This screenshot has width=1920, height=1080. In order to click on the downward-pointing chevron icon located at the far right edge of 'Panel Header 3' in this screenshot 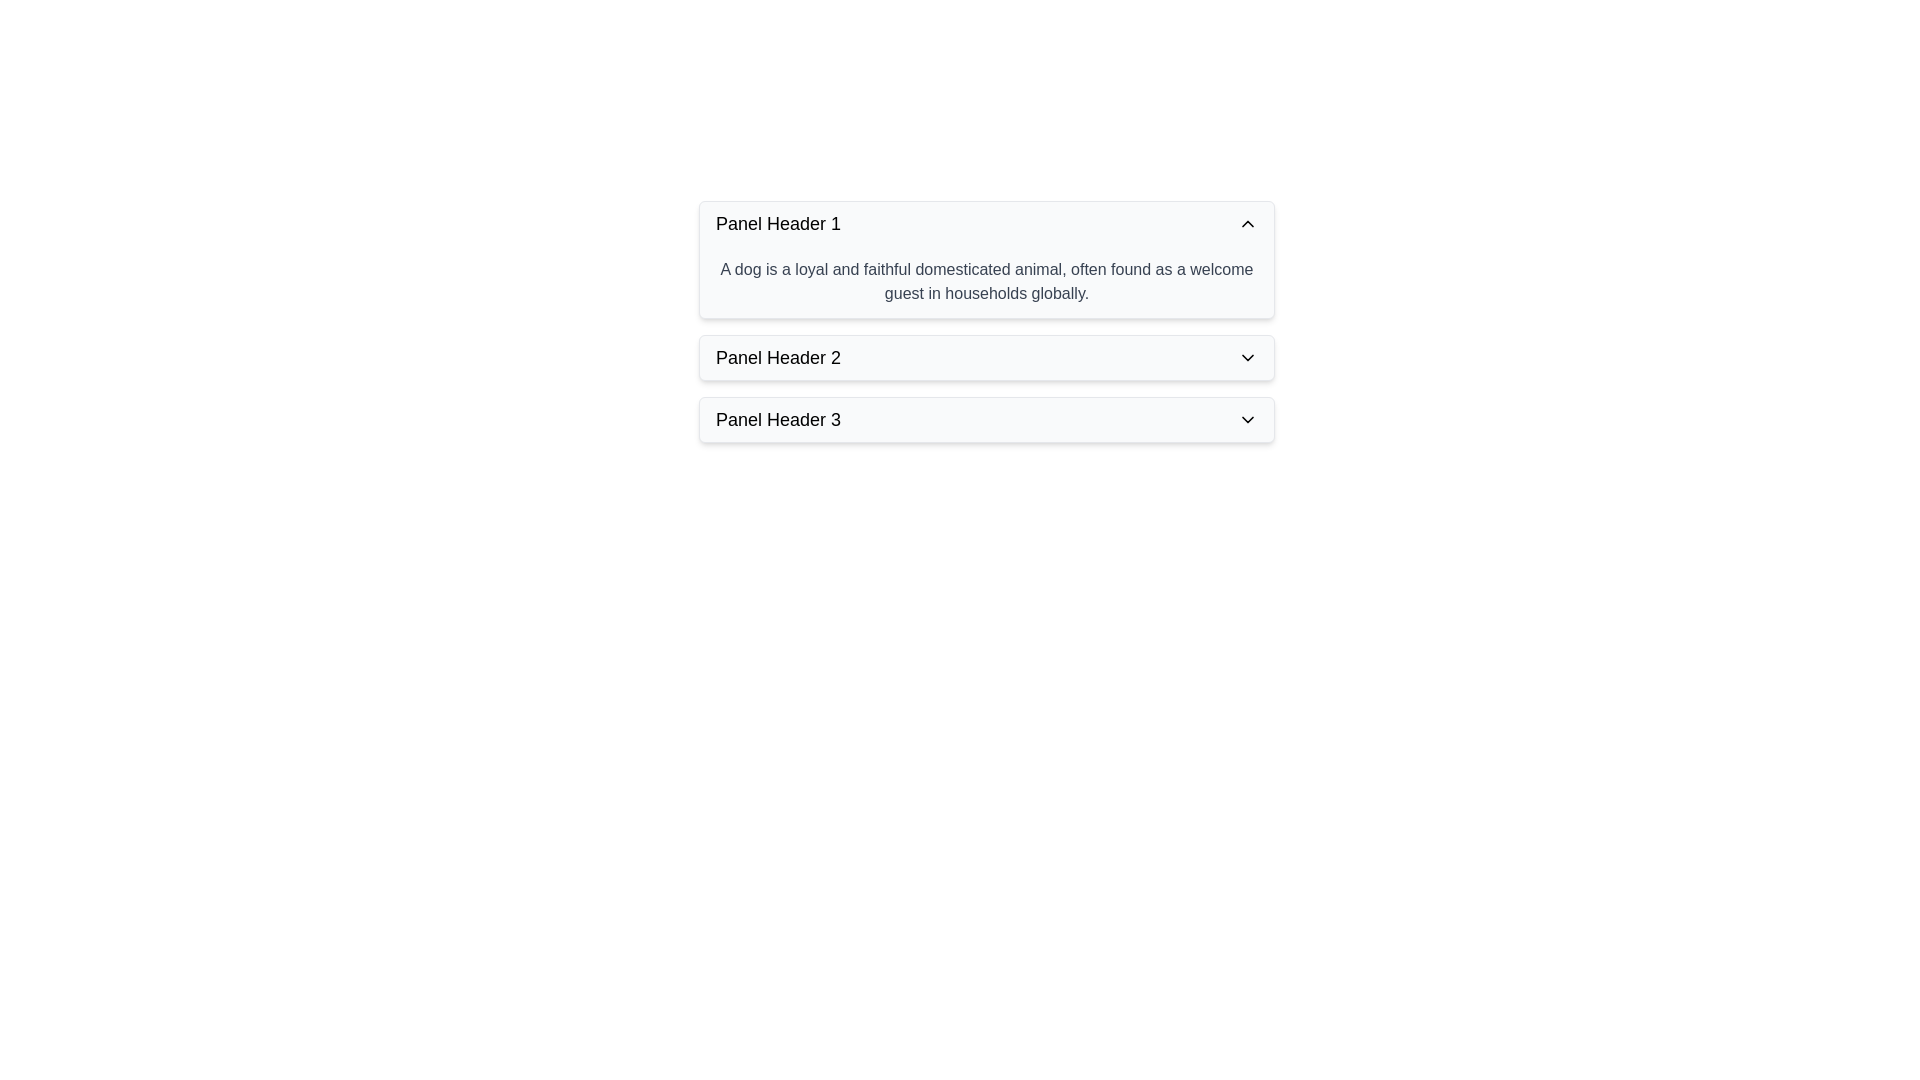, I will do `click(1247, 419)`.